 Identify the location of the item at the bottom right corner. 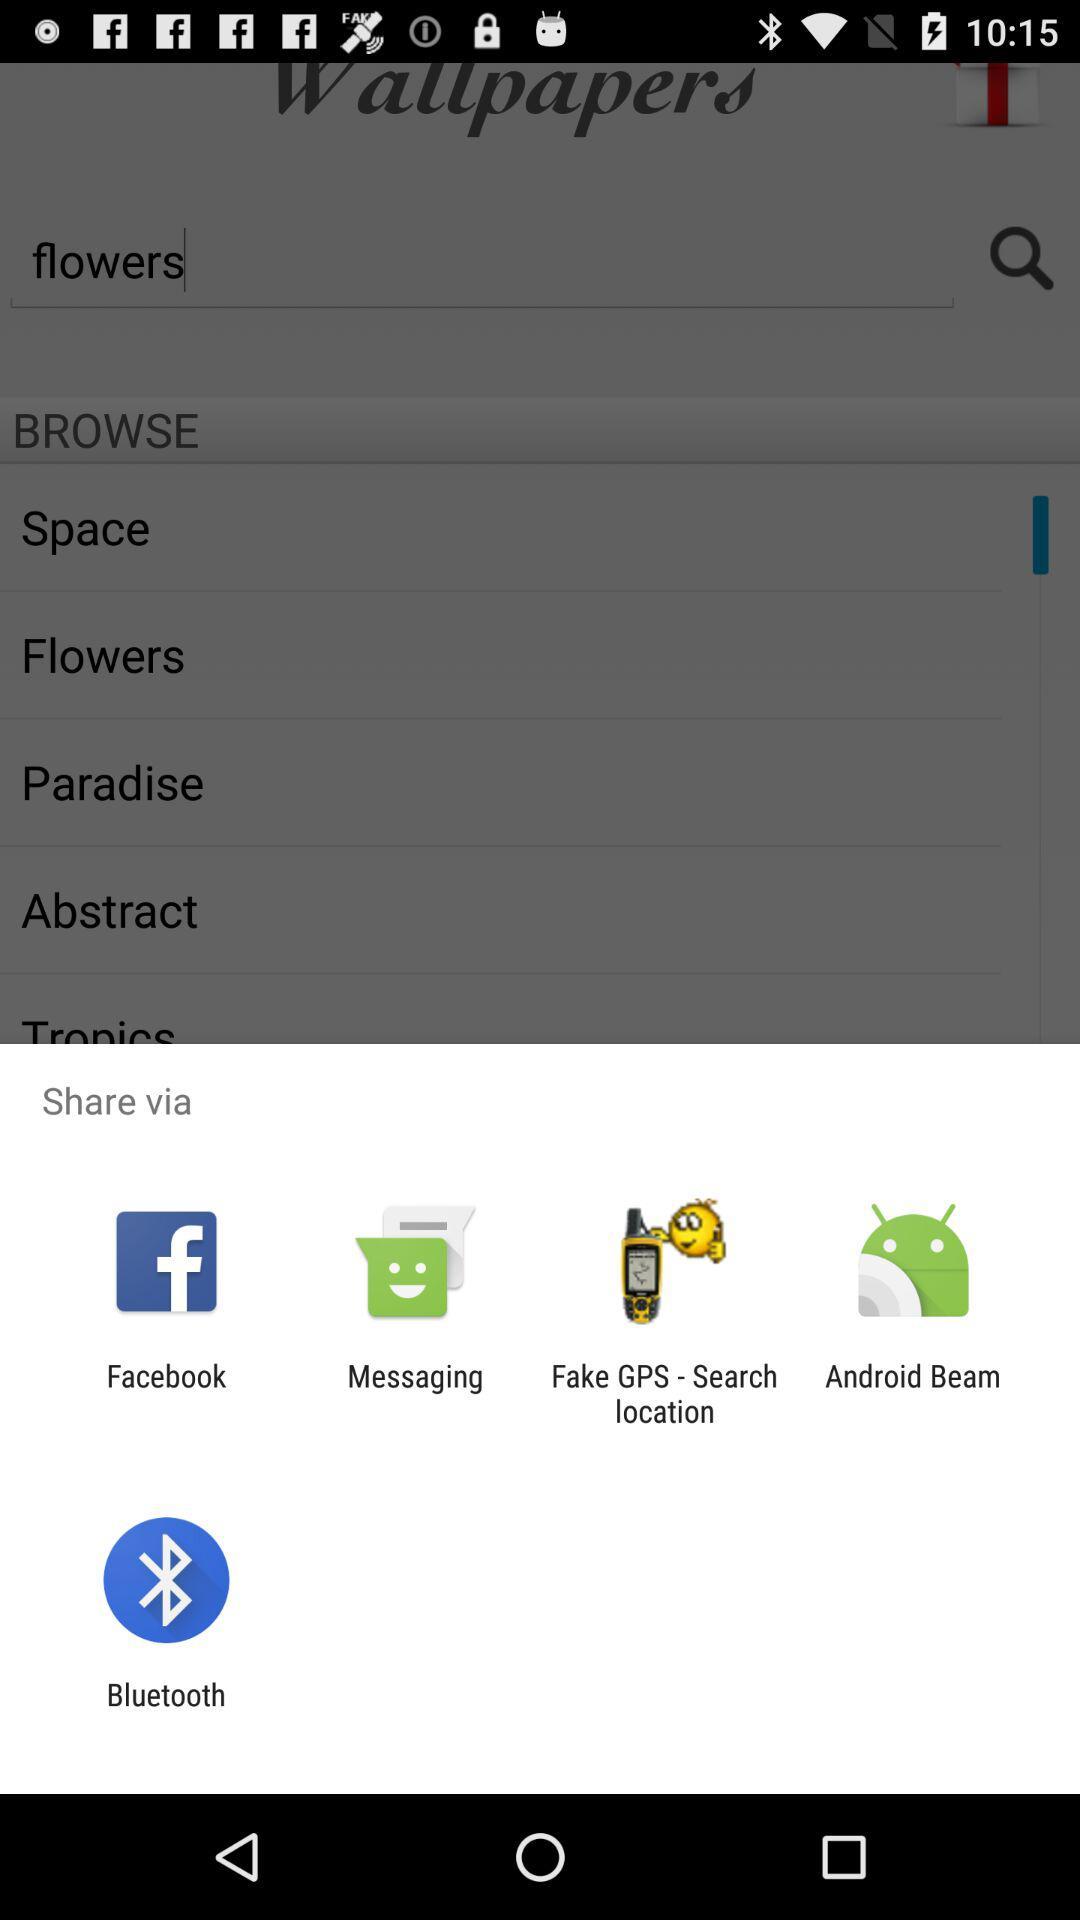
(913, 1392).